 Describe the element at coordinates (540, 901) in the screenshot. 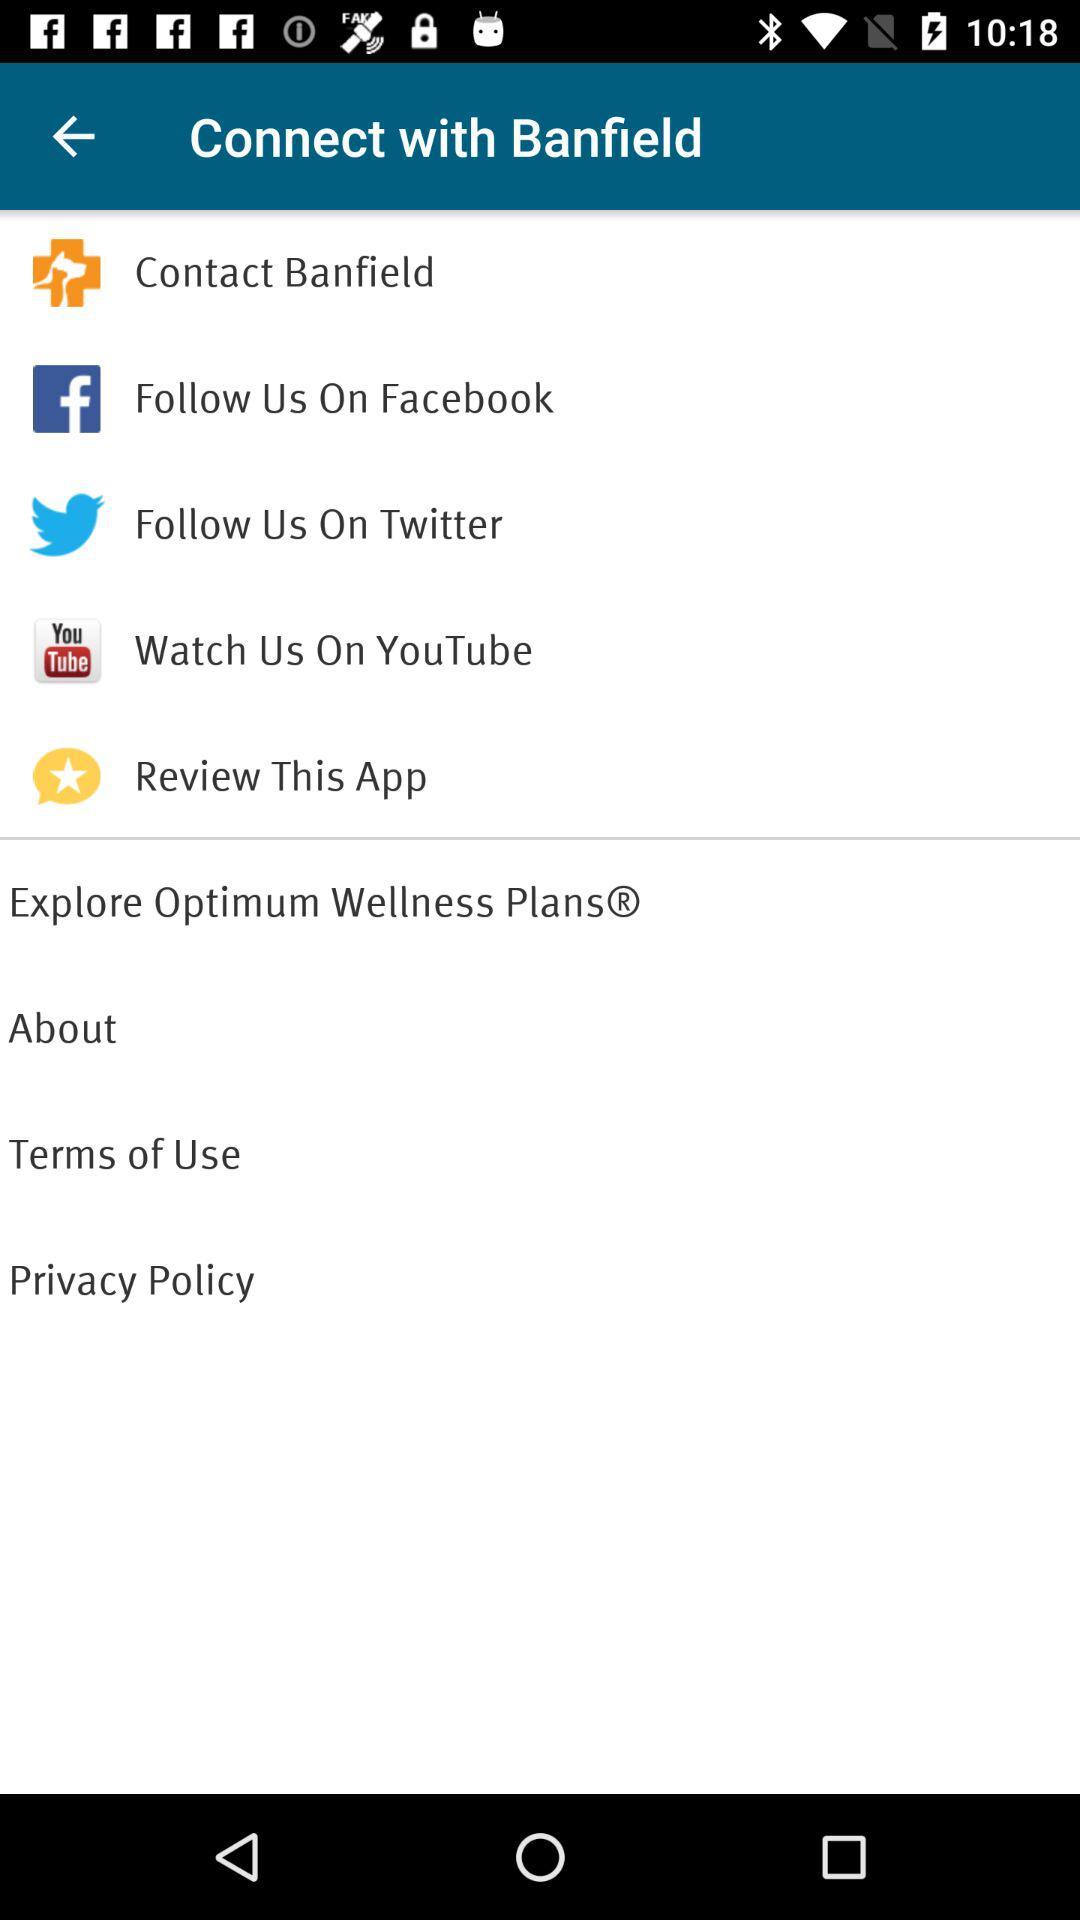

I see `the item above about` at that location.